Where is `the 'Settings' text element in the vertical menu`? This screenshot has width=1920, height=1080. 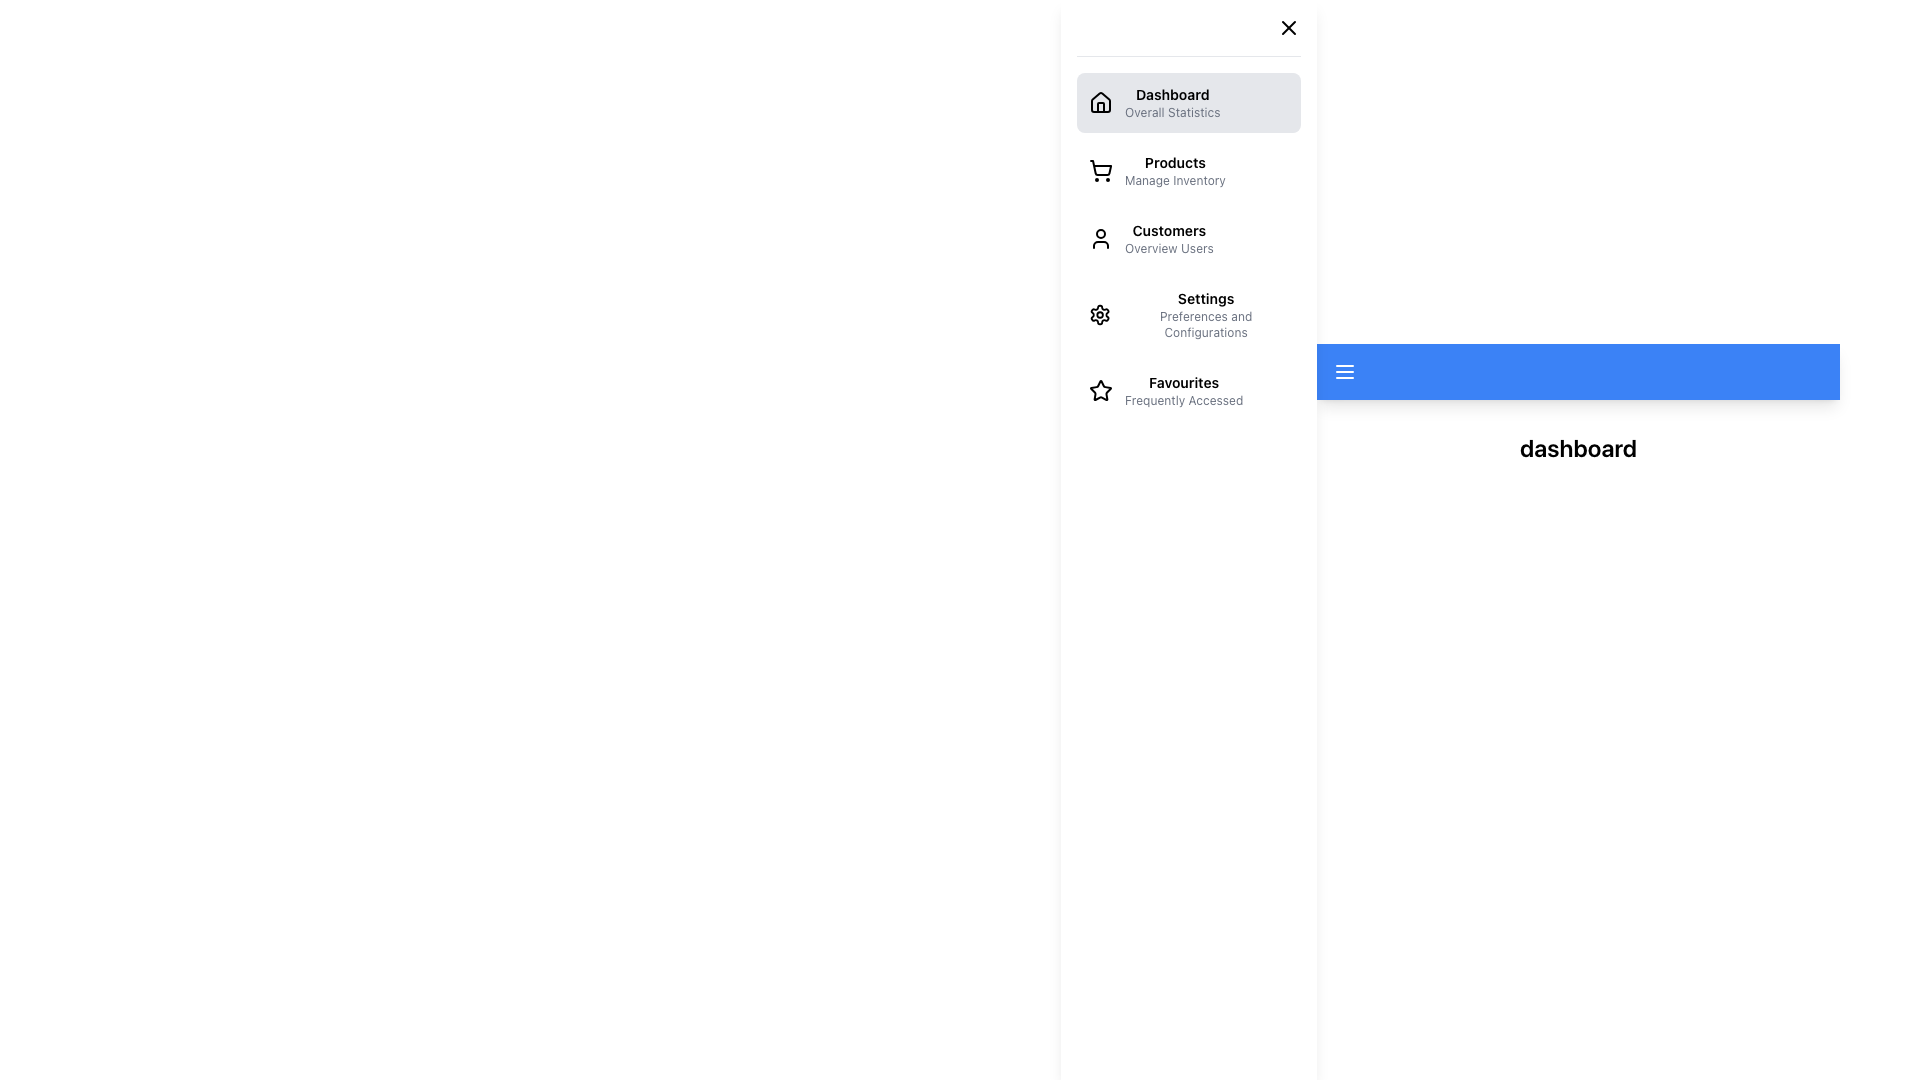 the 'Settings' text element in the vertical menu is located at coordinates (1204, 299).